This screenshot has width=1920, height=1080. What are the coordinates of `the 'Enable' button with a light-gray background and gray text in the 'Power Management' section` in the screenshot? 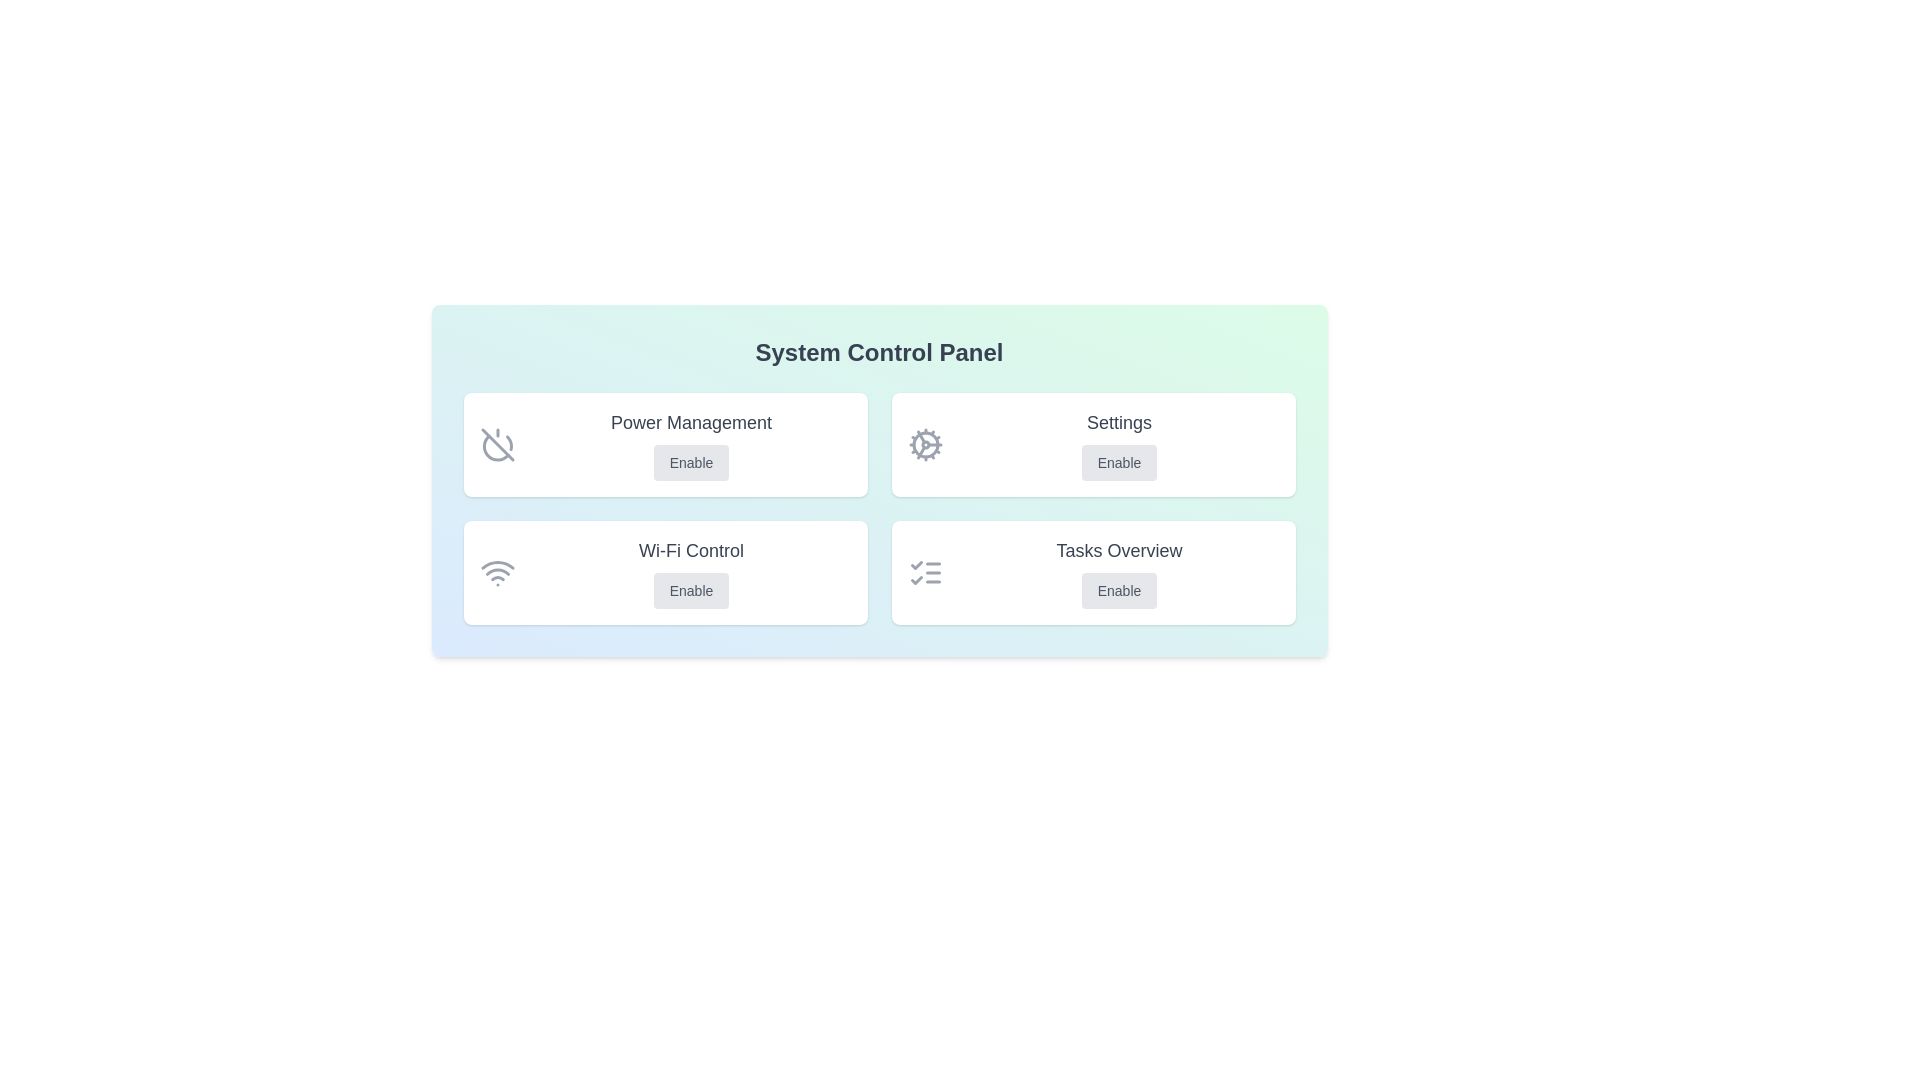 It's located at (691, 462).